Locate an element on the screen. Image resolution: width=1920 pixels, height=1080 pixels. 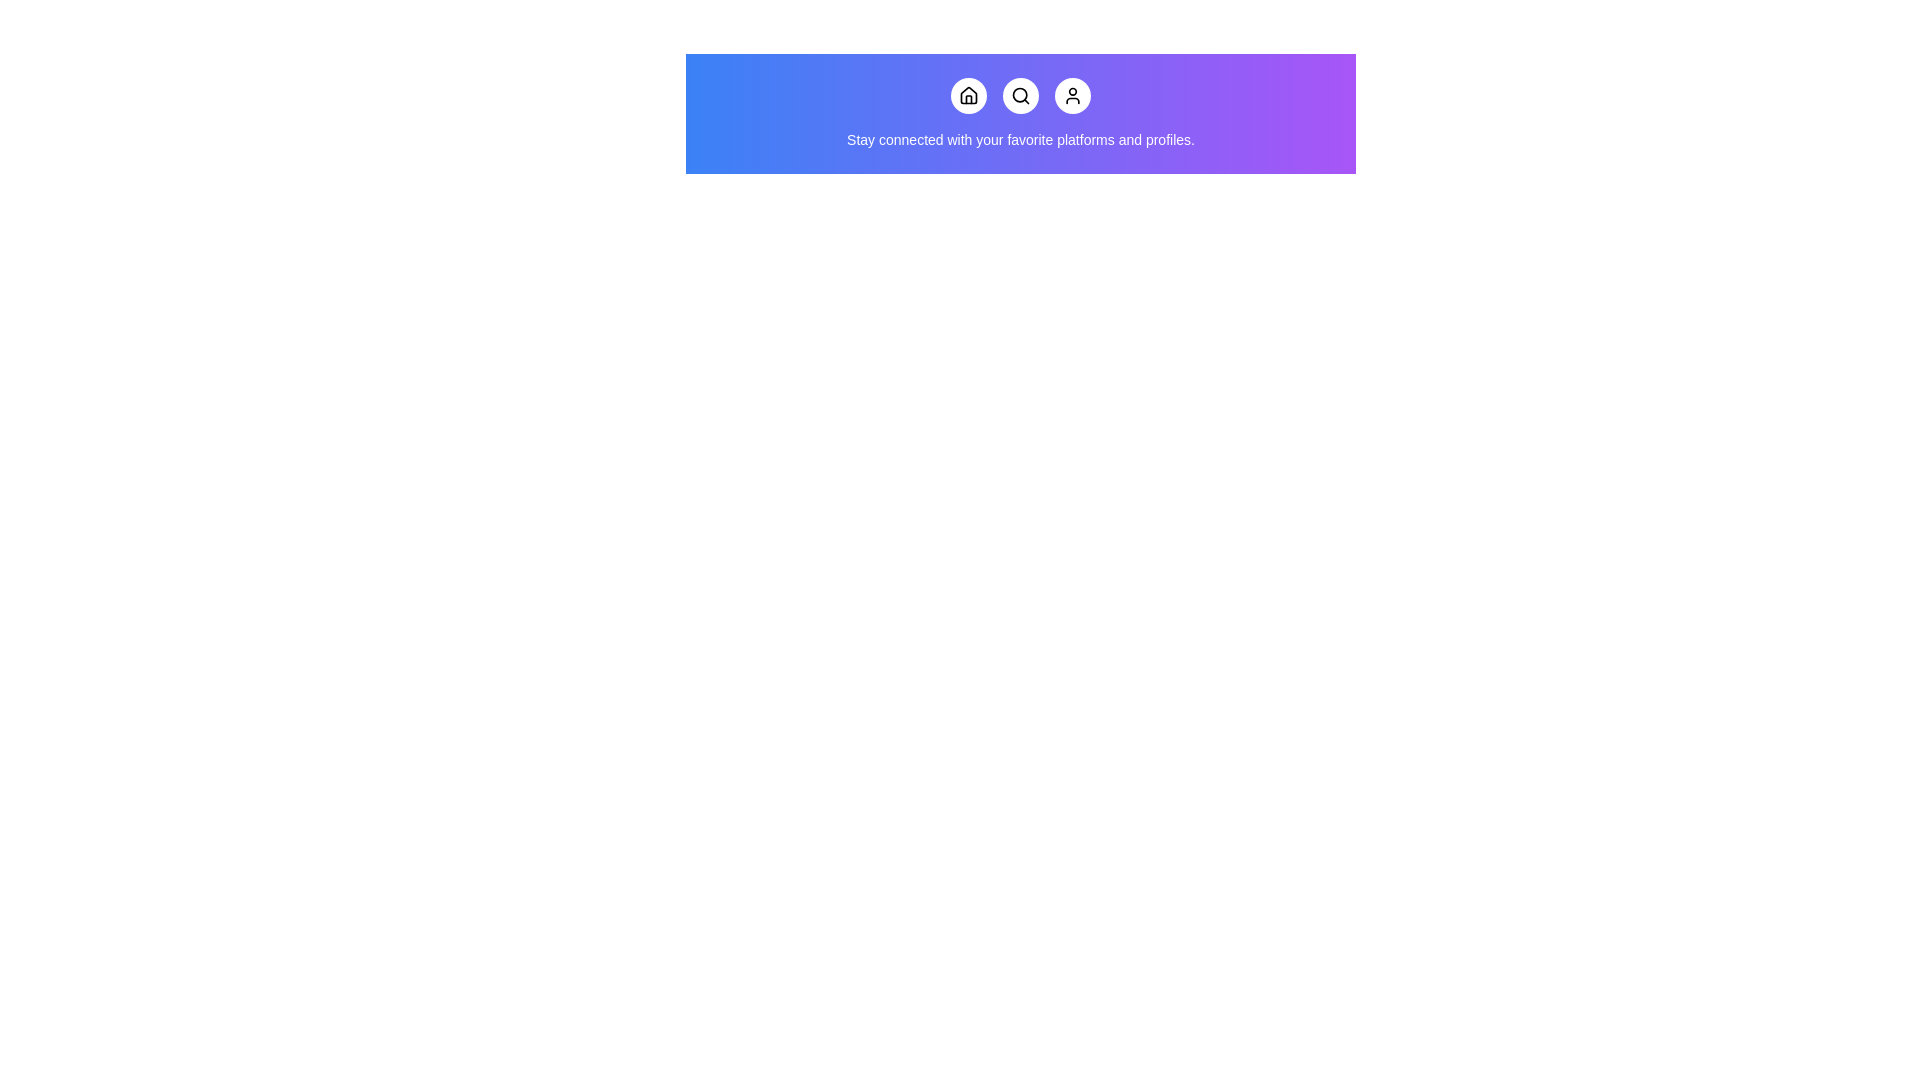
the 'Home' navigation button located at the top horizontal bar, which is the first button from the left among three similar buttons is located at coordinates (969, 96).